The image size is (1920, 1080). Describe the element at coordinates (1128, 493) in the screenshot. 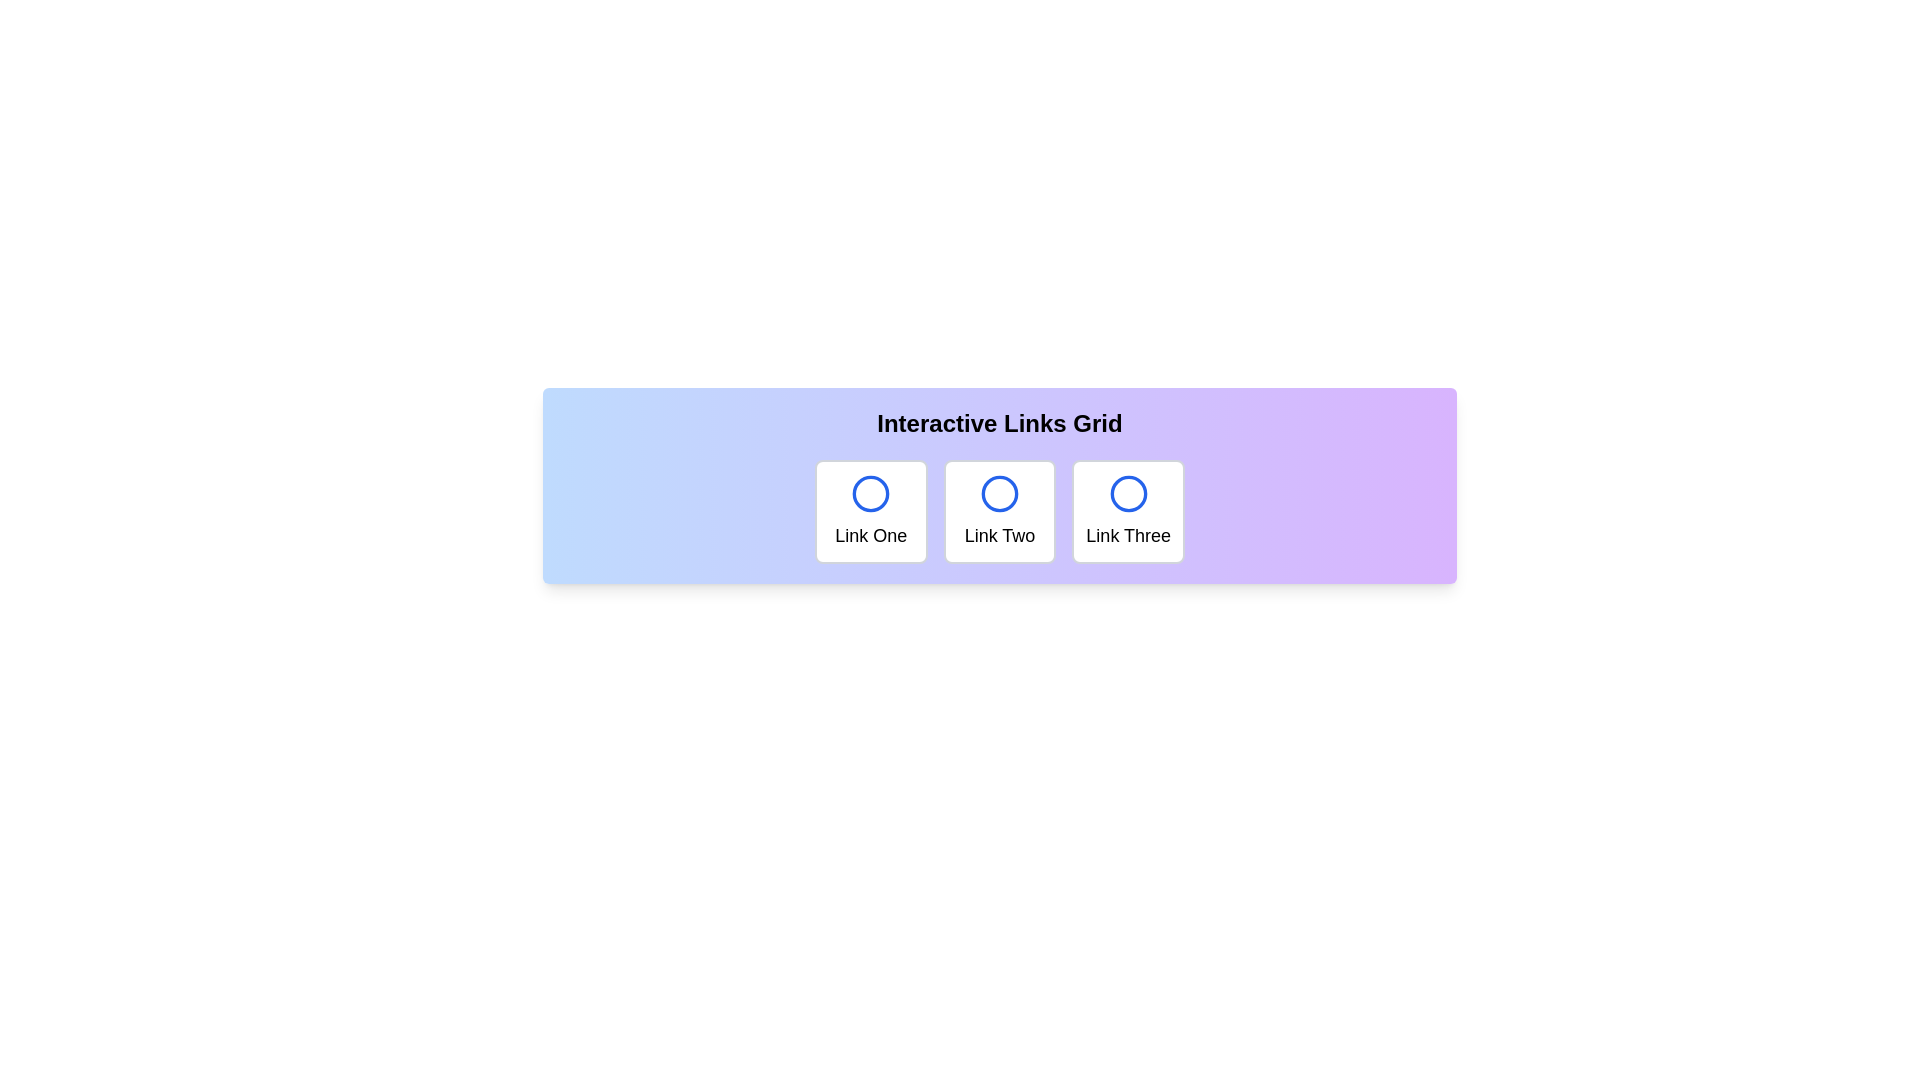

I see `the circular icon with a blue outline located at the top of the interactive block labeled 'Link Three'` at that location.